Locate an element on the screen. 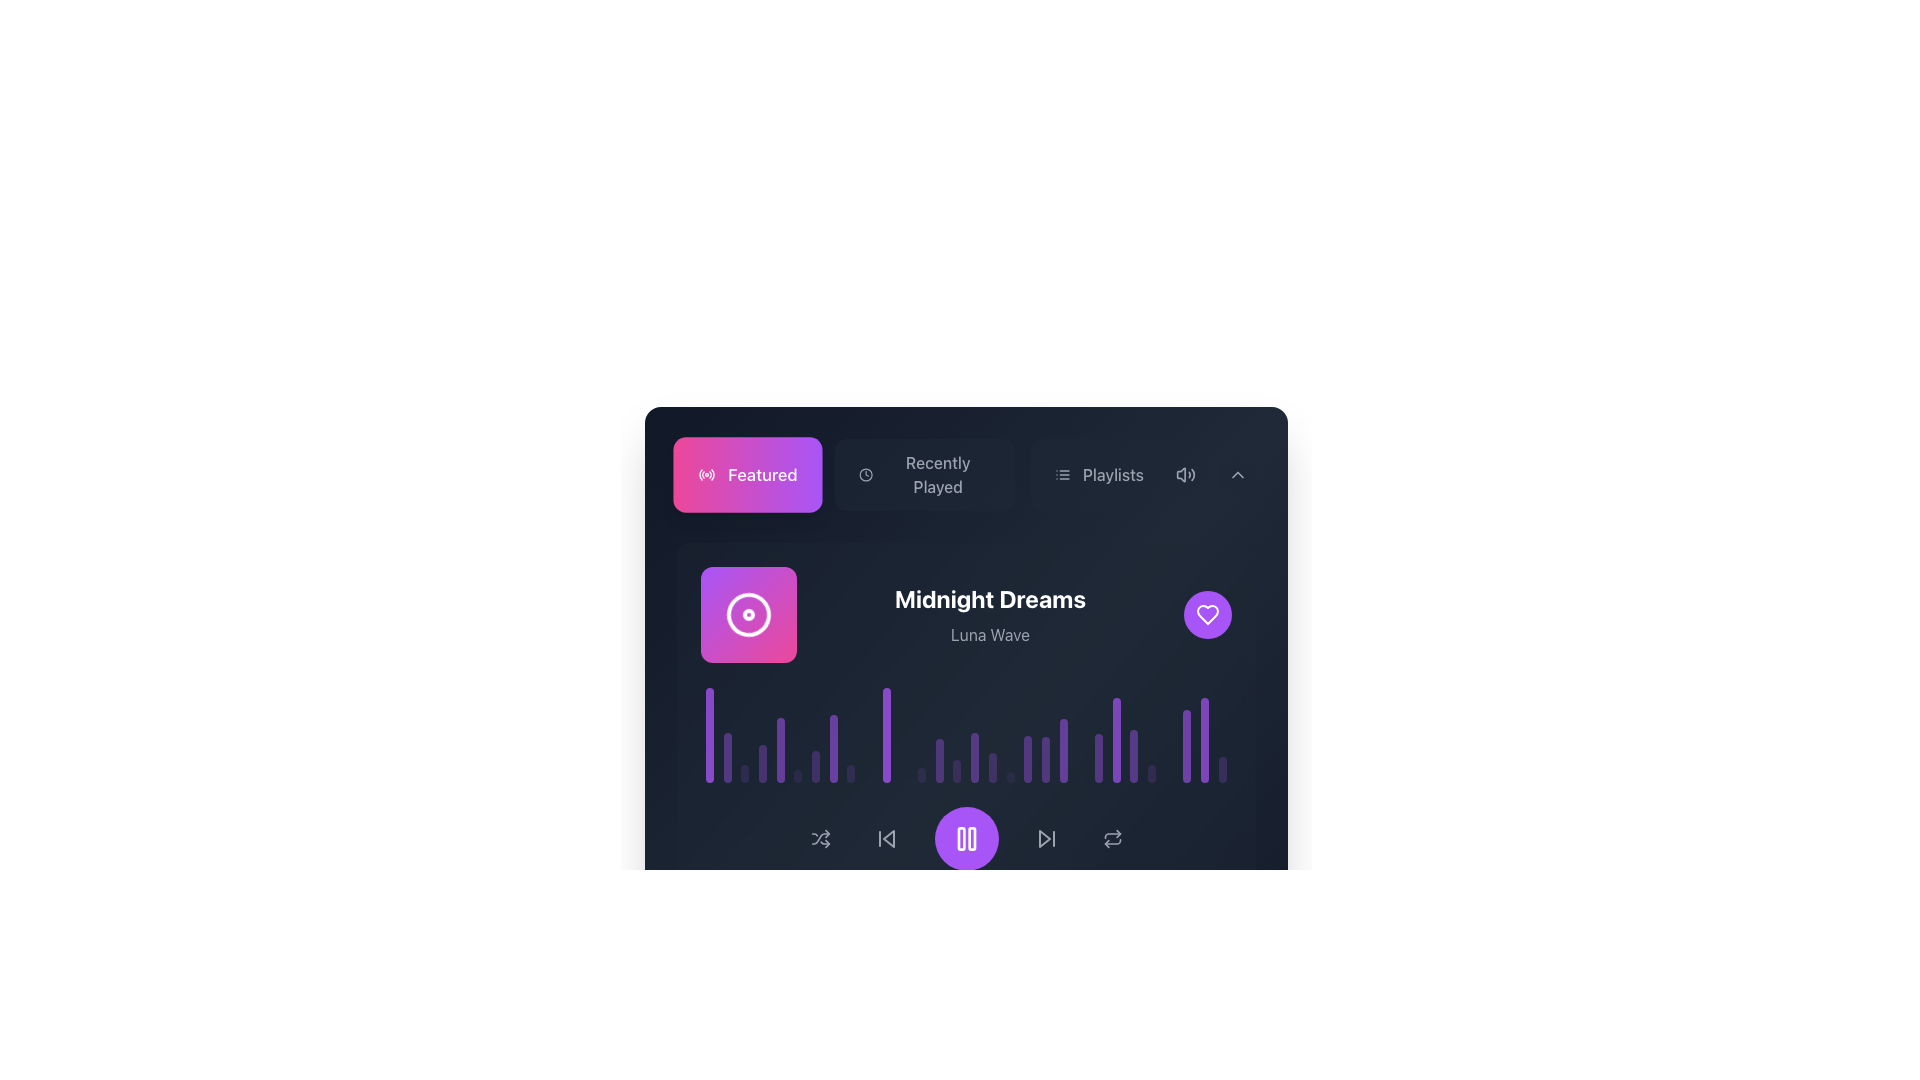 This screenshot has height=1080, width=1920. the volume control button located to the left of the downward-pointing chevron button in the upper-right corner of the interface is located at coordinates (1185, 474).